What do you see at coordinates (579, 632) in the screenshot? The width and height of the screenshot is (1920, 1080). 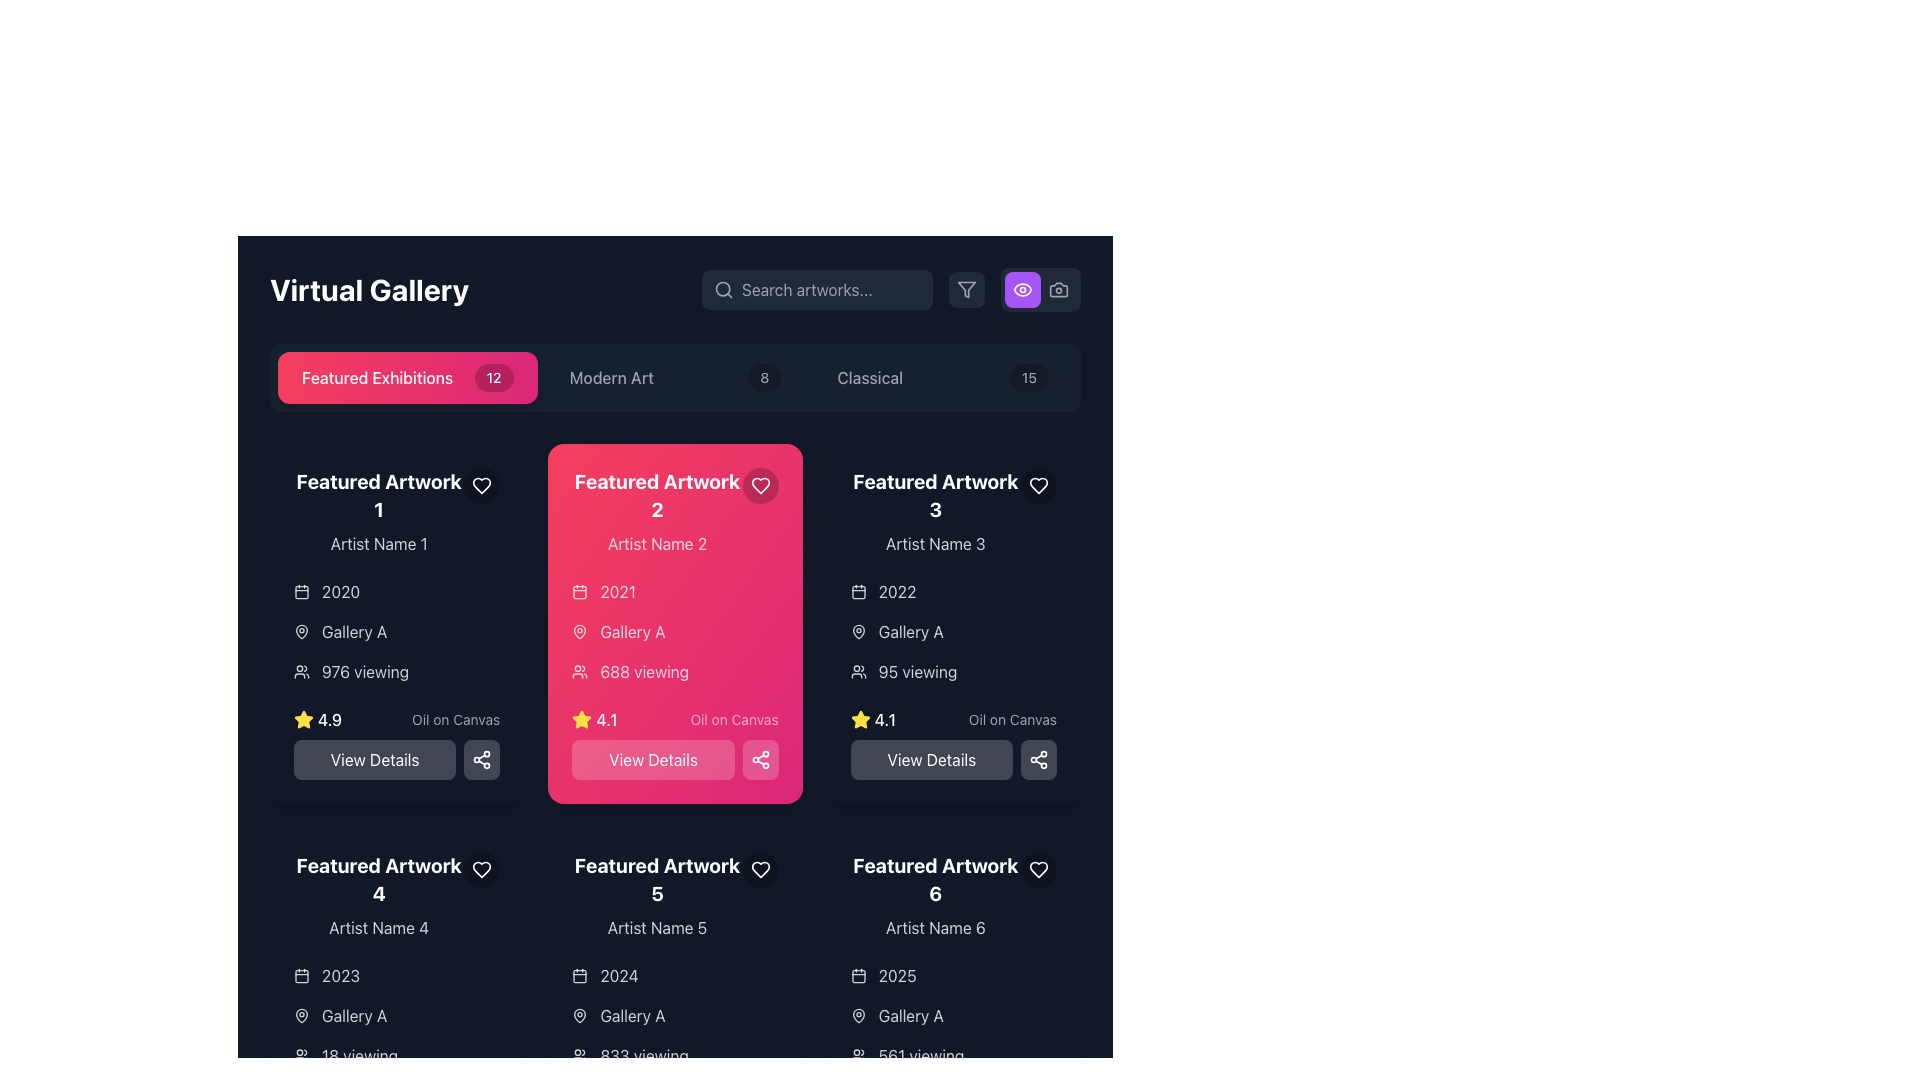 I see `the map pin icon located in the middle left portion of the 'Gallery A' section within the 'Featured Artwork 2' card, which is characterized by its circular base and pointed bottom design` at bounding box center [579, 632].